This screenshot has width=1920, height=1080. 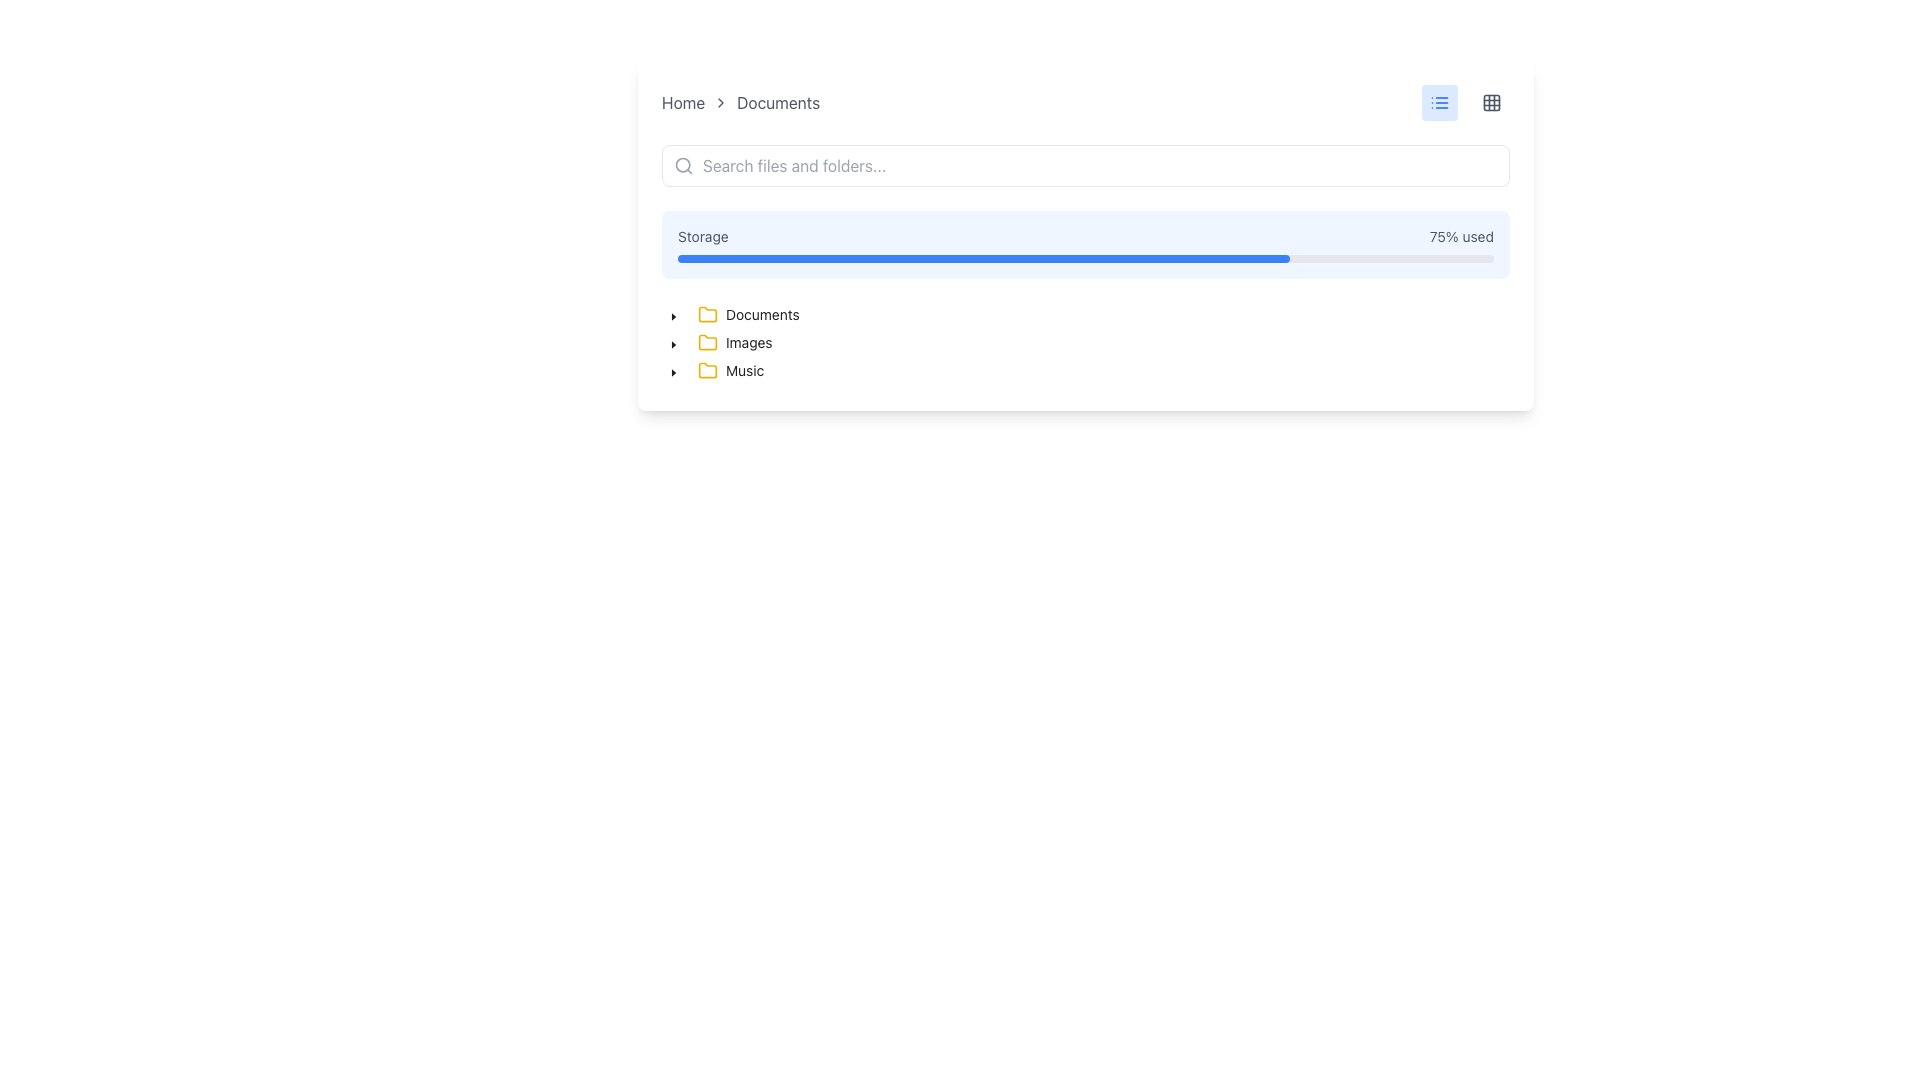 I want to click on the small downward-pointing caret icon located to the left of the 'Images' list item, so click(x=673, y=343).